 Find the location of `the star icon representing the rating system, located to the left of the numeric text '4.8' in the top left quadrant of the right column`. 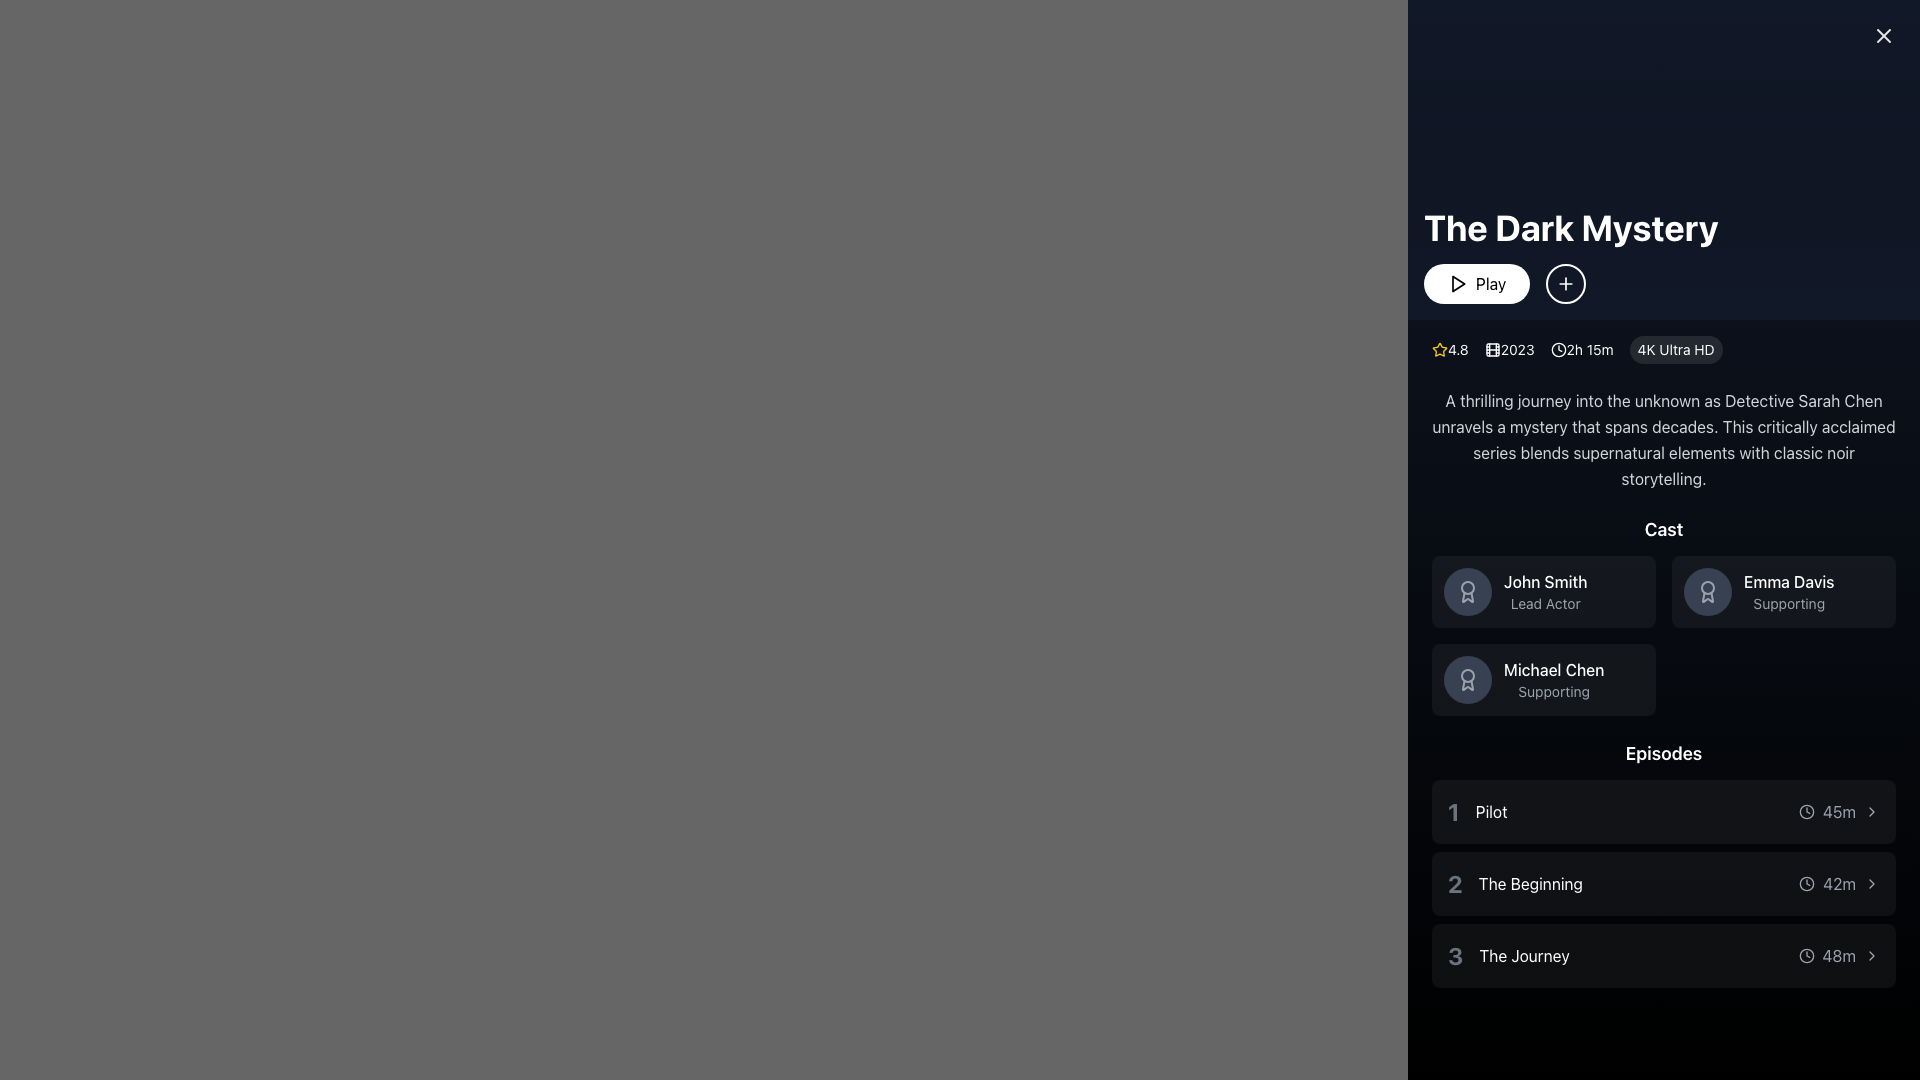

the star icon representing the rating system, located to the left of the numeric text '4.8' in the top left quadrant of the right column is located at coordinates (1440, 349).